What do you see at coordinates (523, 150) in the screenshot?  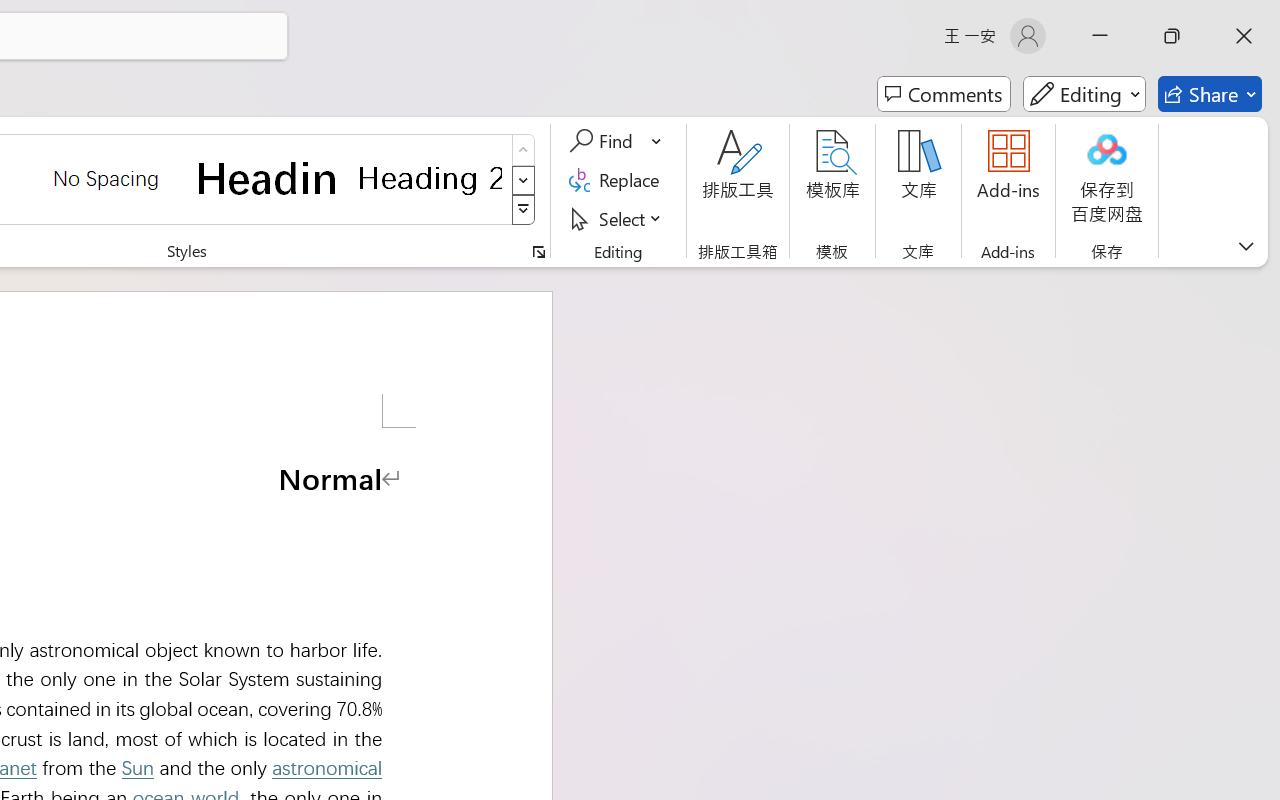 I see `'Row up'` at bounding box center [523, 150].